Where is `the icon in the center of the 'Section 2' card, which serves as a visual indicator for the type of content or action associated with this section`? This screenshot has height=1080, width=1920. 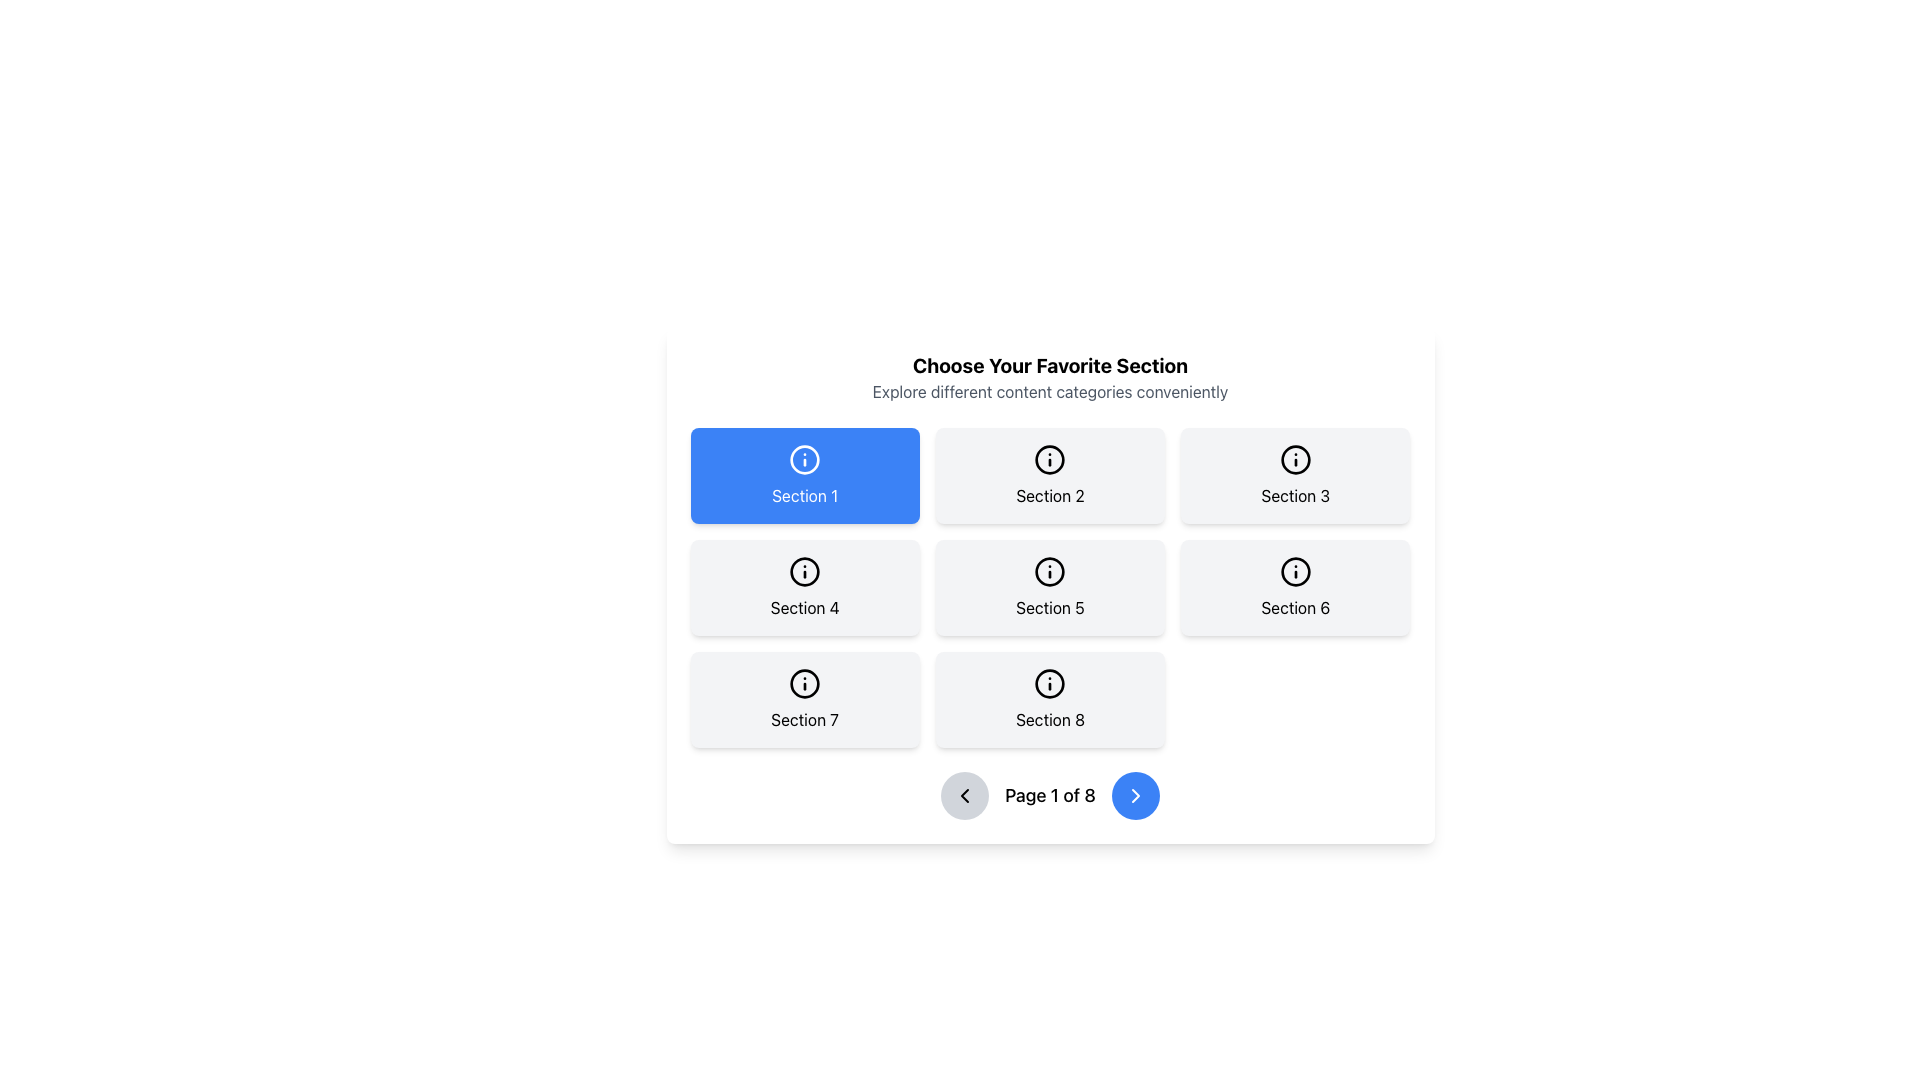
the icon in the center of the 'Section 2' card, which serves as a visual indicator for the type of content or action associated with this section is located at coordinates (1049, 459).